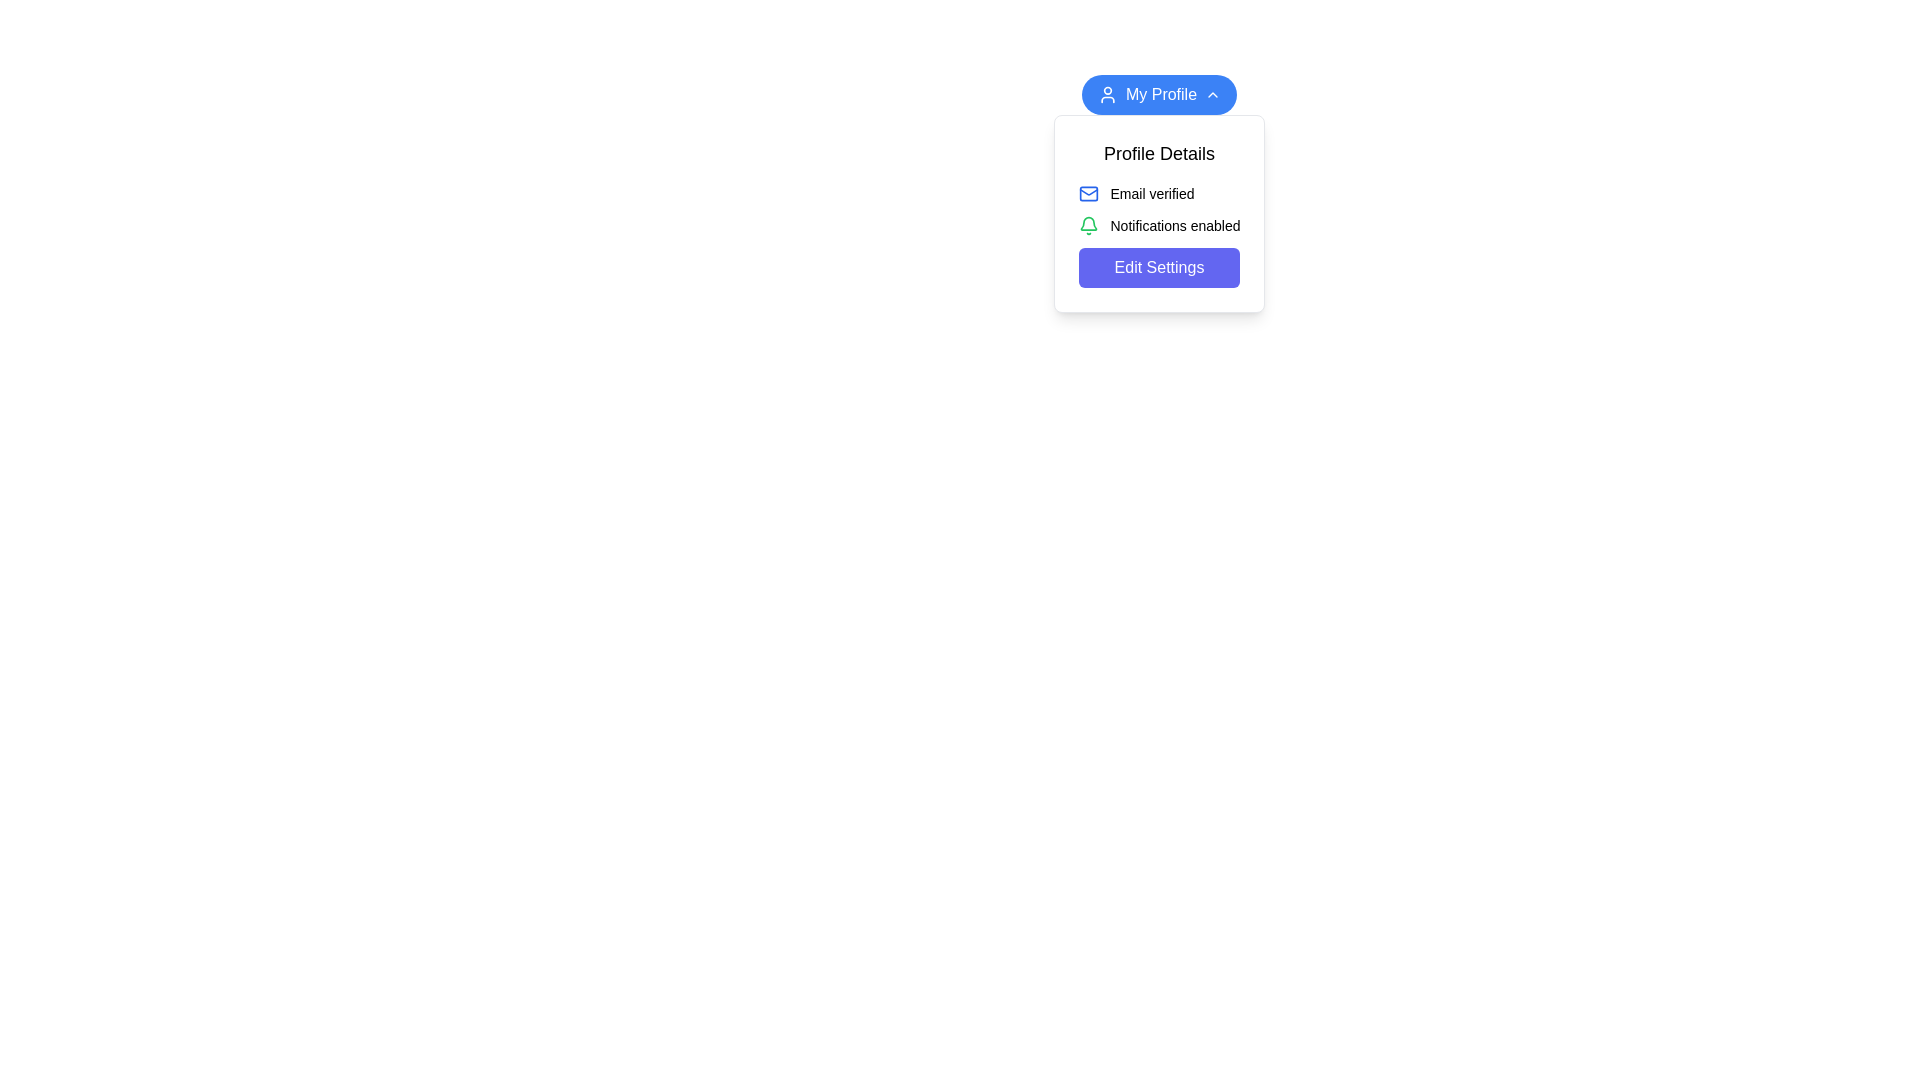 This screenshot has width=1920, height=1080. What do you see at coordinates (1158, 266) in the screenshot?
I see `the 'Edit Settings' button, which is a rectangular button with white text on a blue background, located beneath the 'My Profile' heading and below the 'Notifications enabled' text` at bounding box center [1158, 266].